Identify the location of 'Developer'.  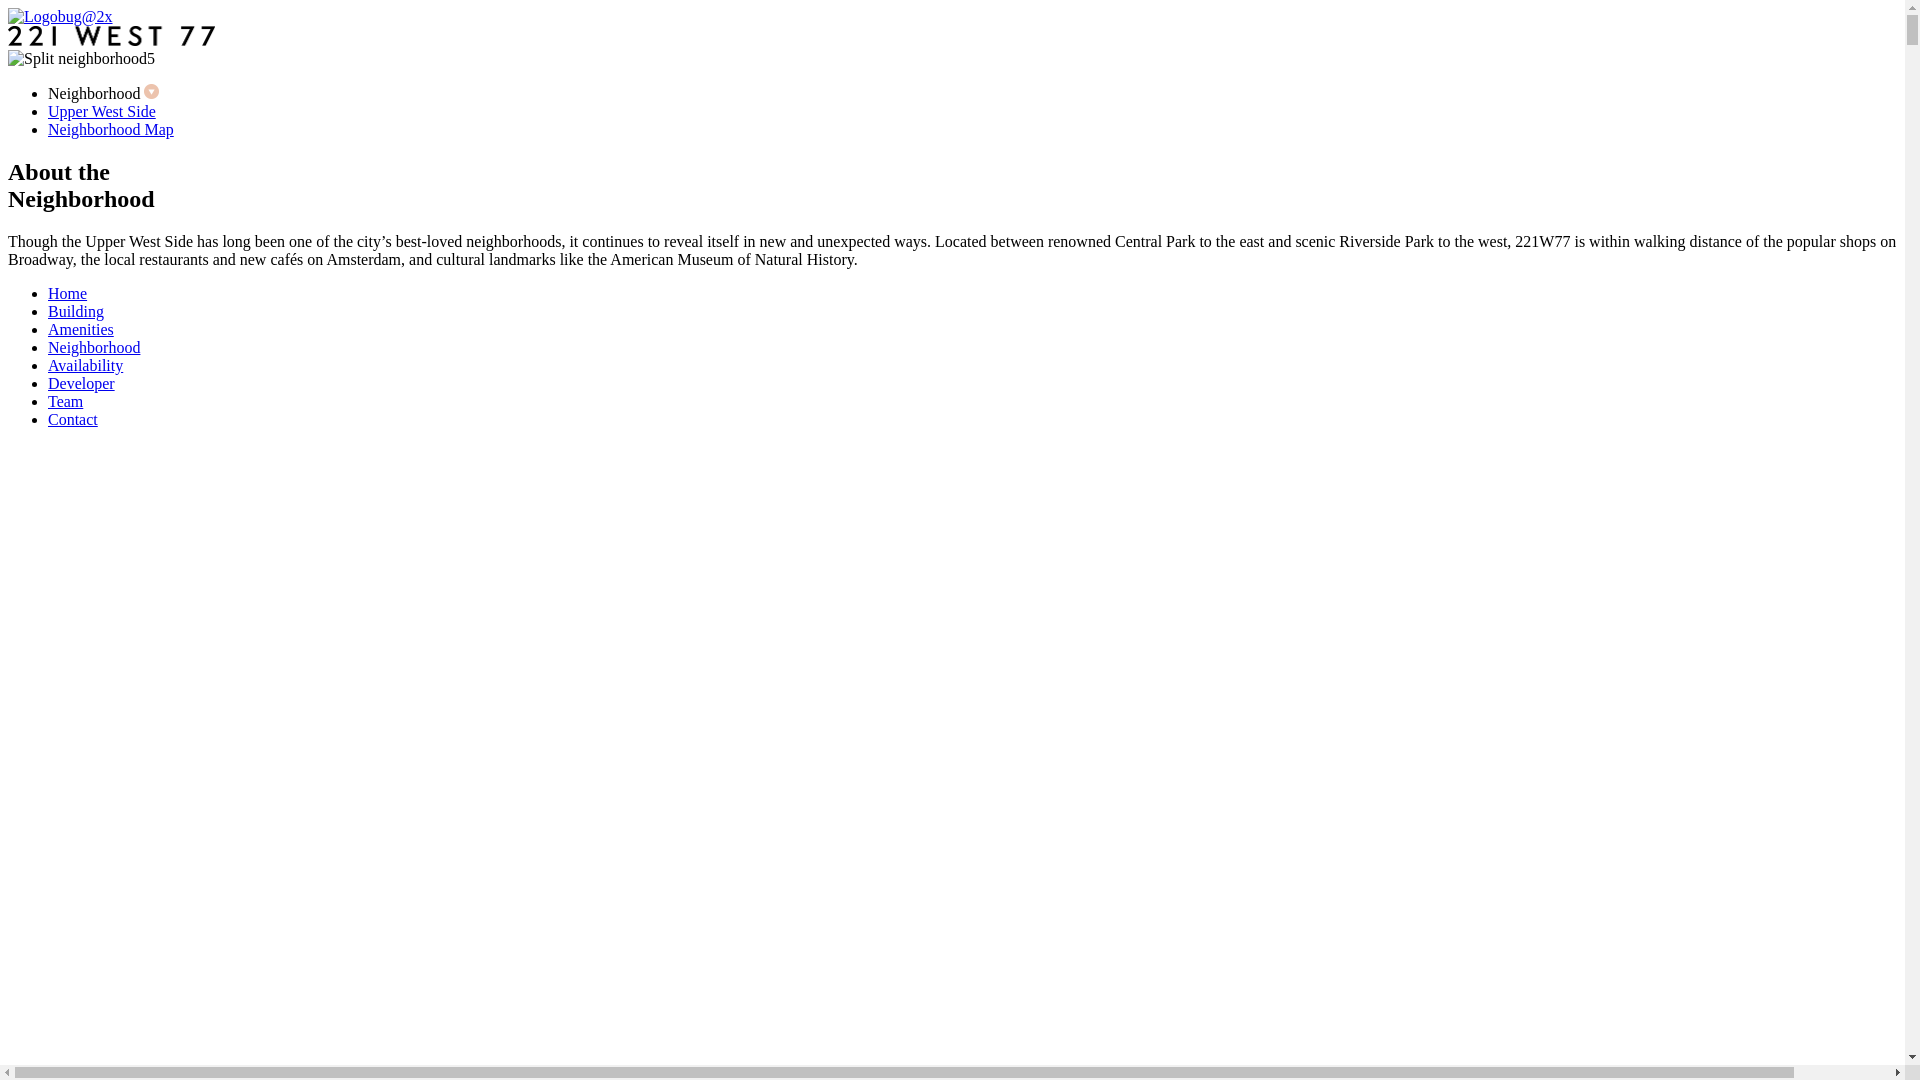
(80, 383).